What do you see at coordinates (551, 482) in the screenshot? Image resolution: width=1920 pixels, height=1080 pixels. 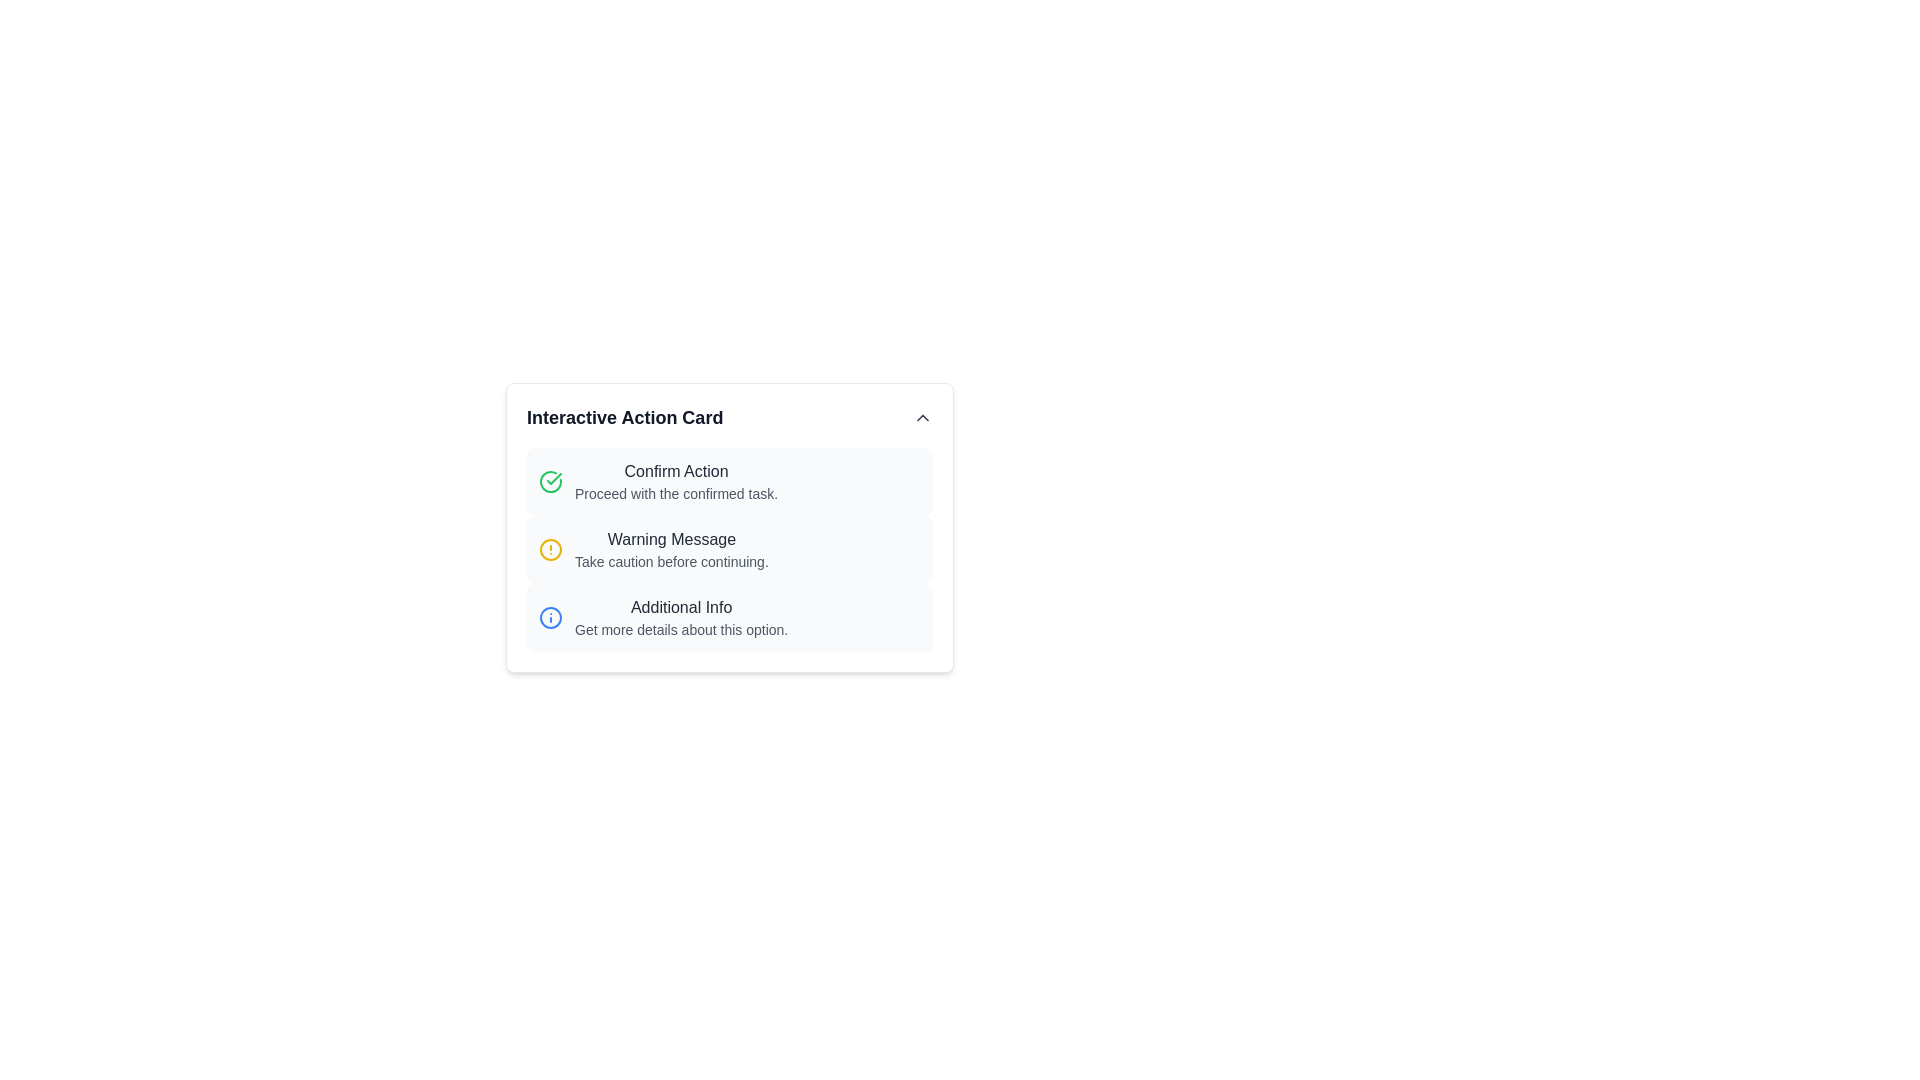 I see `the graphical style of the surrounding circle element of the checkmark icon within the 'Interactive Action Card' in the upper section of the interface` at bounding box center [551, 482].